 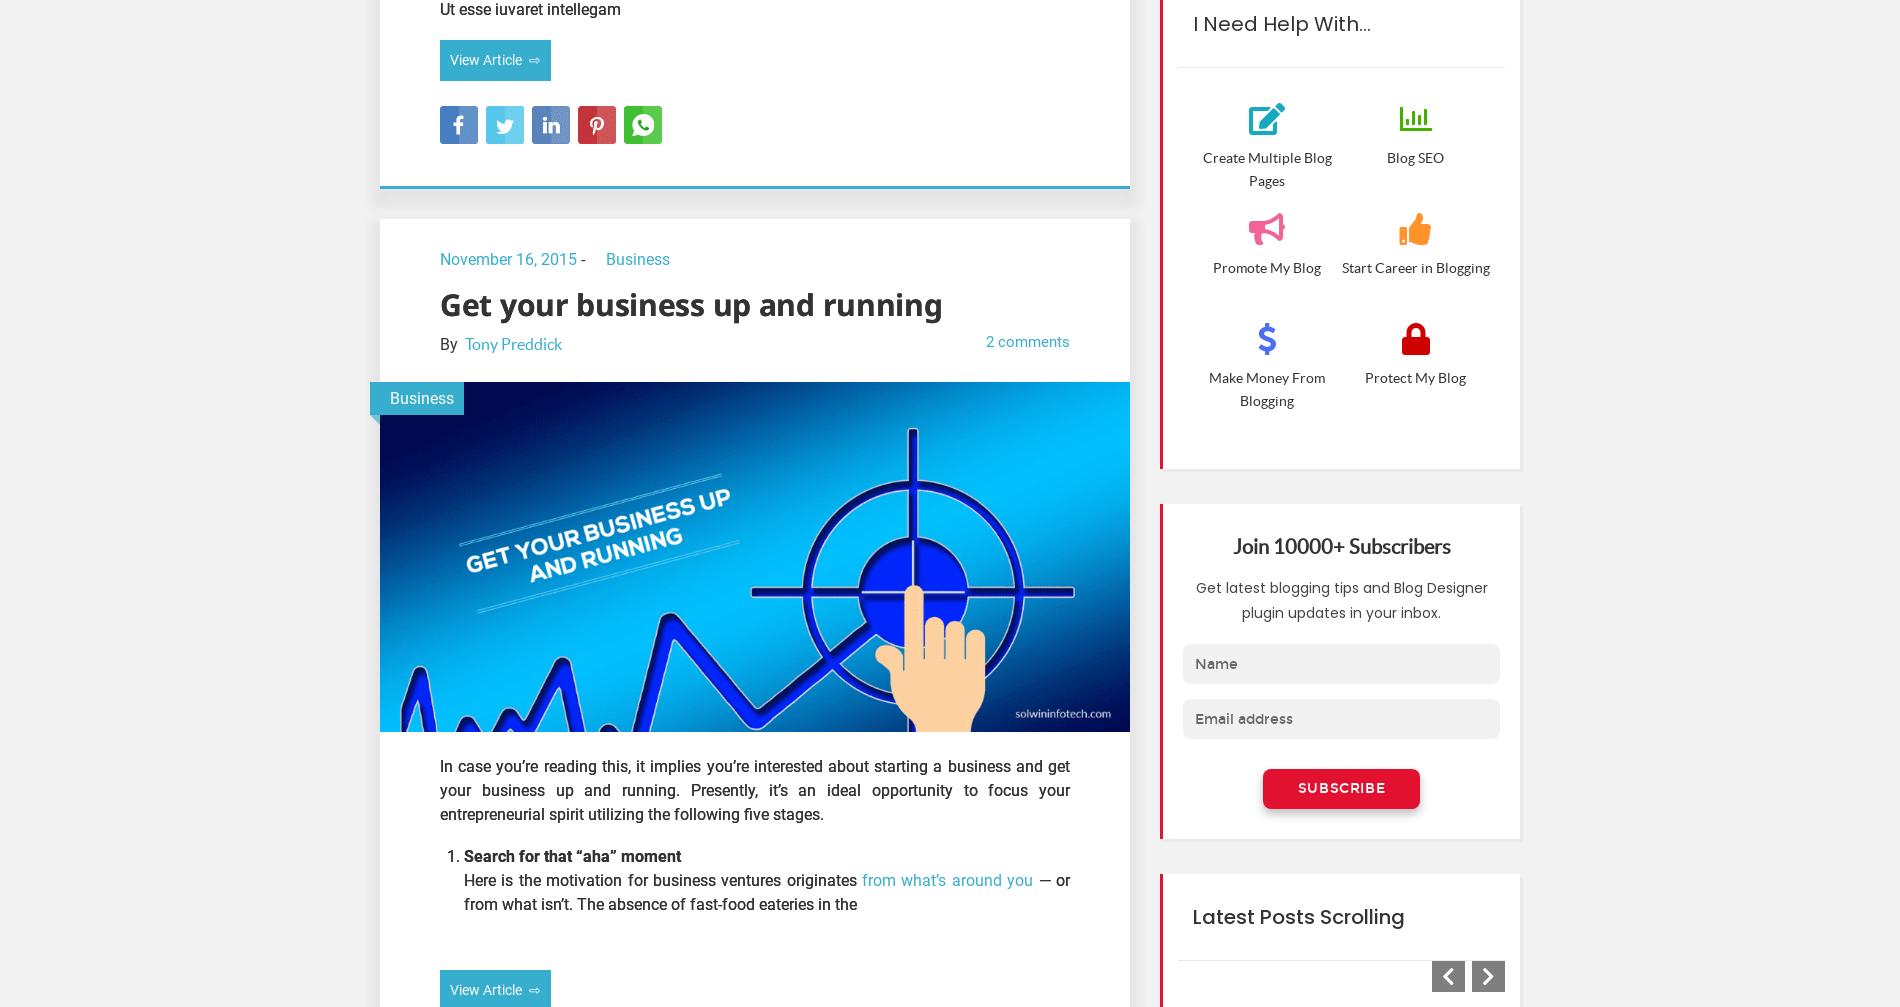 What do you see at coordinates (1298, 915) in the screenshot?
I see `'Latest Posts Scrolling'` at bounding box center [1298, 915].